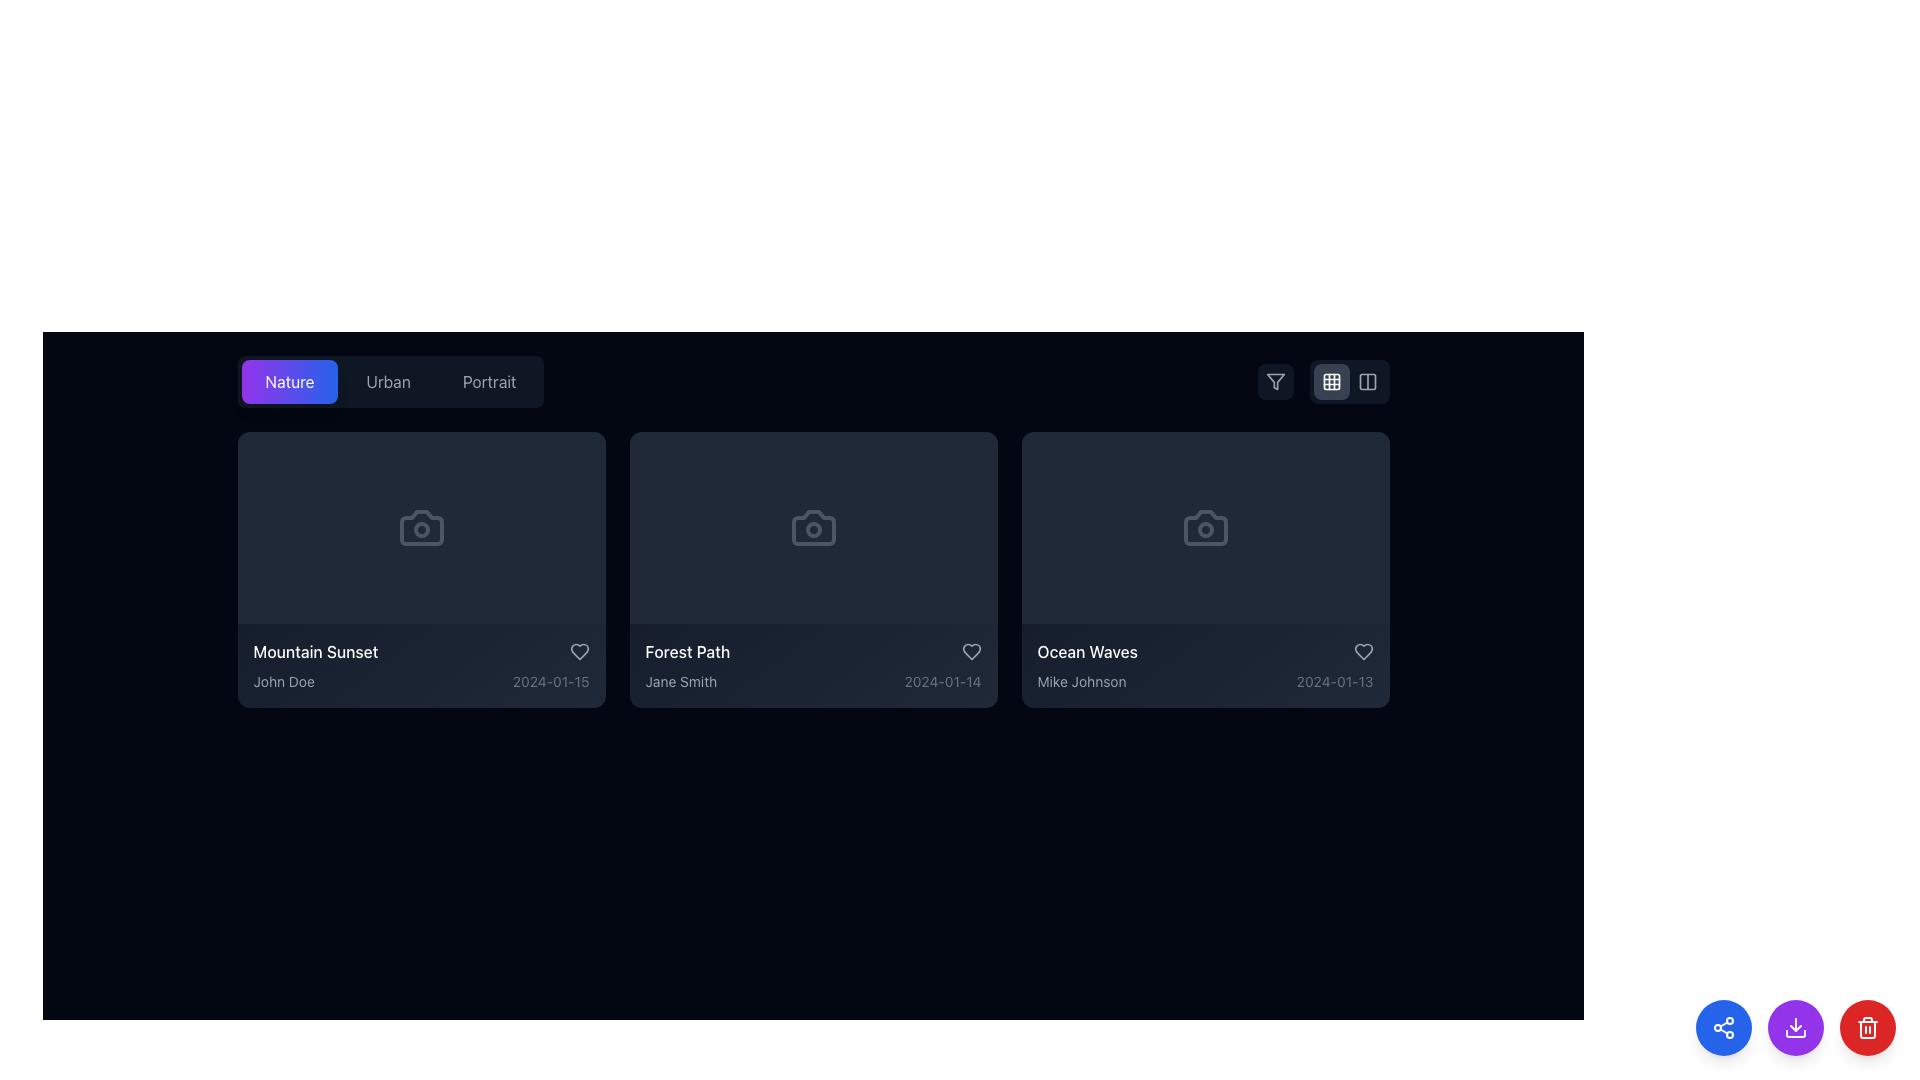 This screenshot has height=1080, width=1920. What do you see at coordinates (1366, 381) in the screenshot?
I see `the button located in the top-right corner of the main interface, which switches the display mode to a two-column view` at bounding box center [1366, 381].